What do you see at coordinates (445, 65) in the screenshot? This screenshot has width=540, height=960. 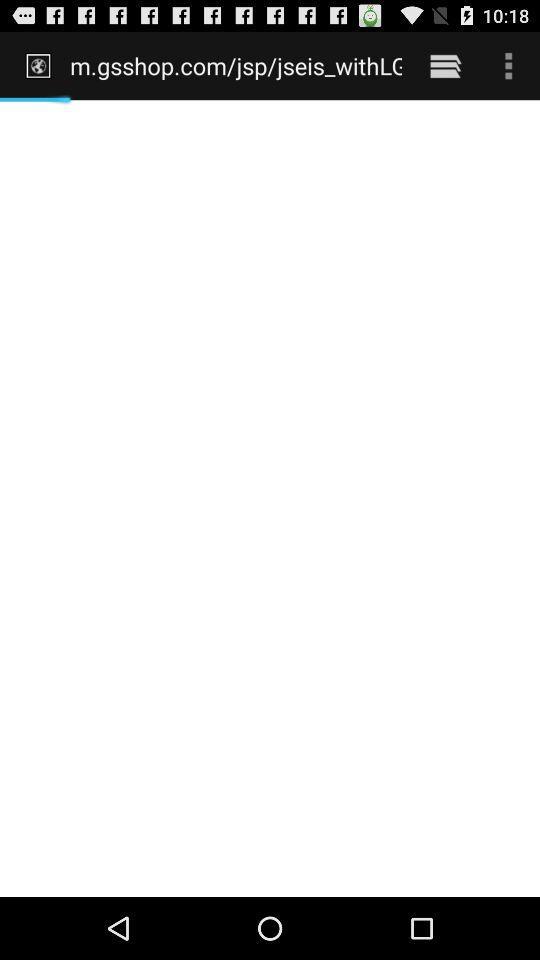 I see `icon next to the m gsshop com icon` at bounding box center [445, 65].